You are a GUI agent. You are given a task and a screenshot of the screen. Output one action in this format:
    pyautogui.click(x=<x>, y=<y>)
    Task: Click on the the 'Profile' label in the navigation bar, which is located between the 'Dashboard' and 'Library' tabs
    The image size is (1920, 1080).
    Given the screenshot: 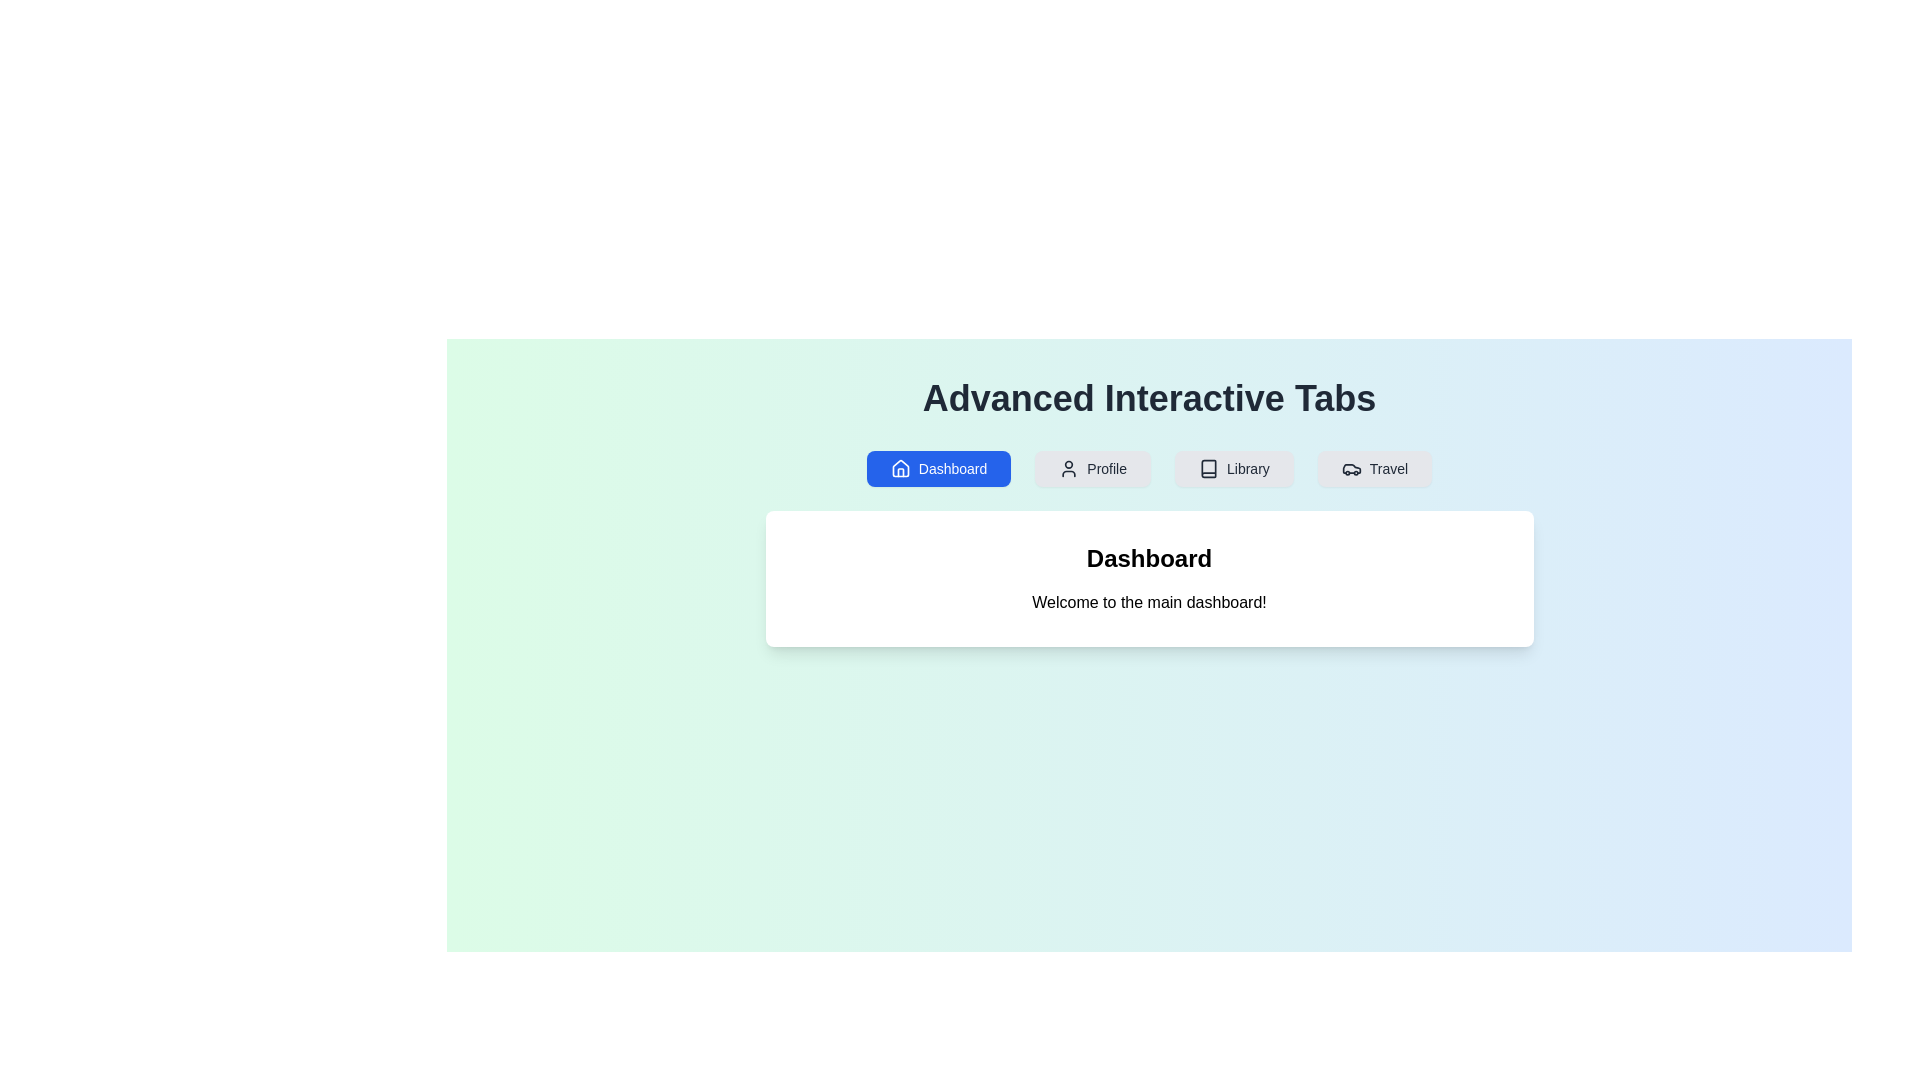 What is the action you would take?
    pyautogui.click(x=1106, y=469)
    